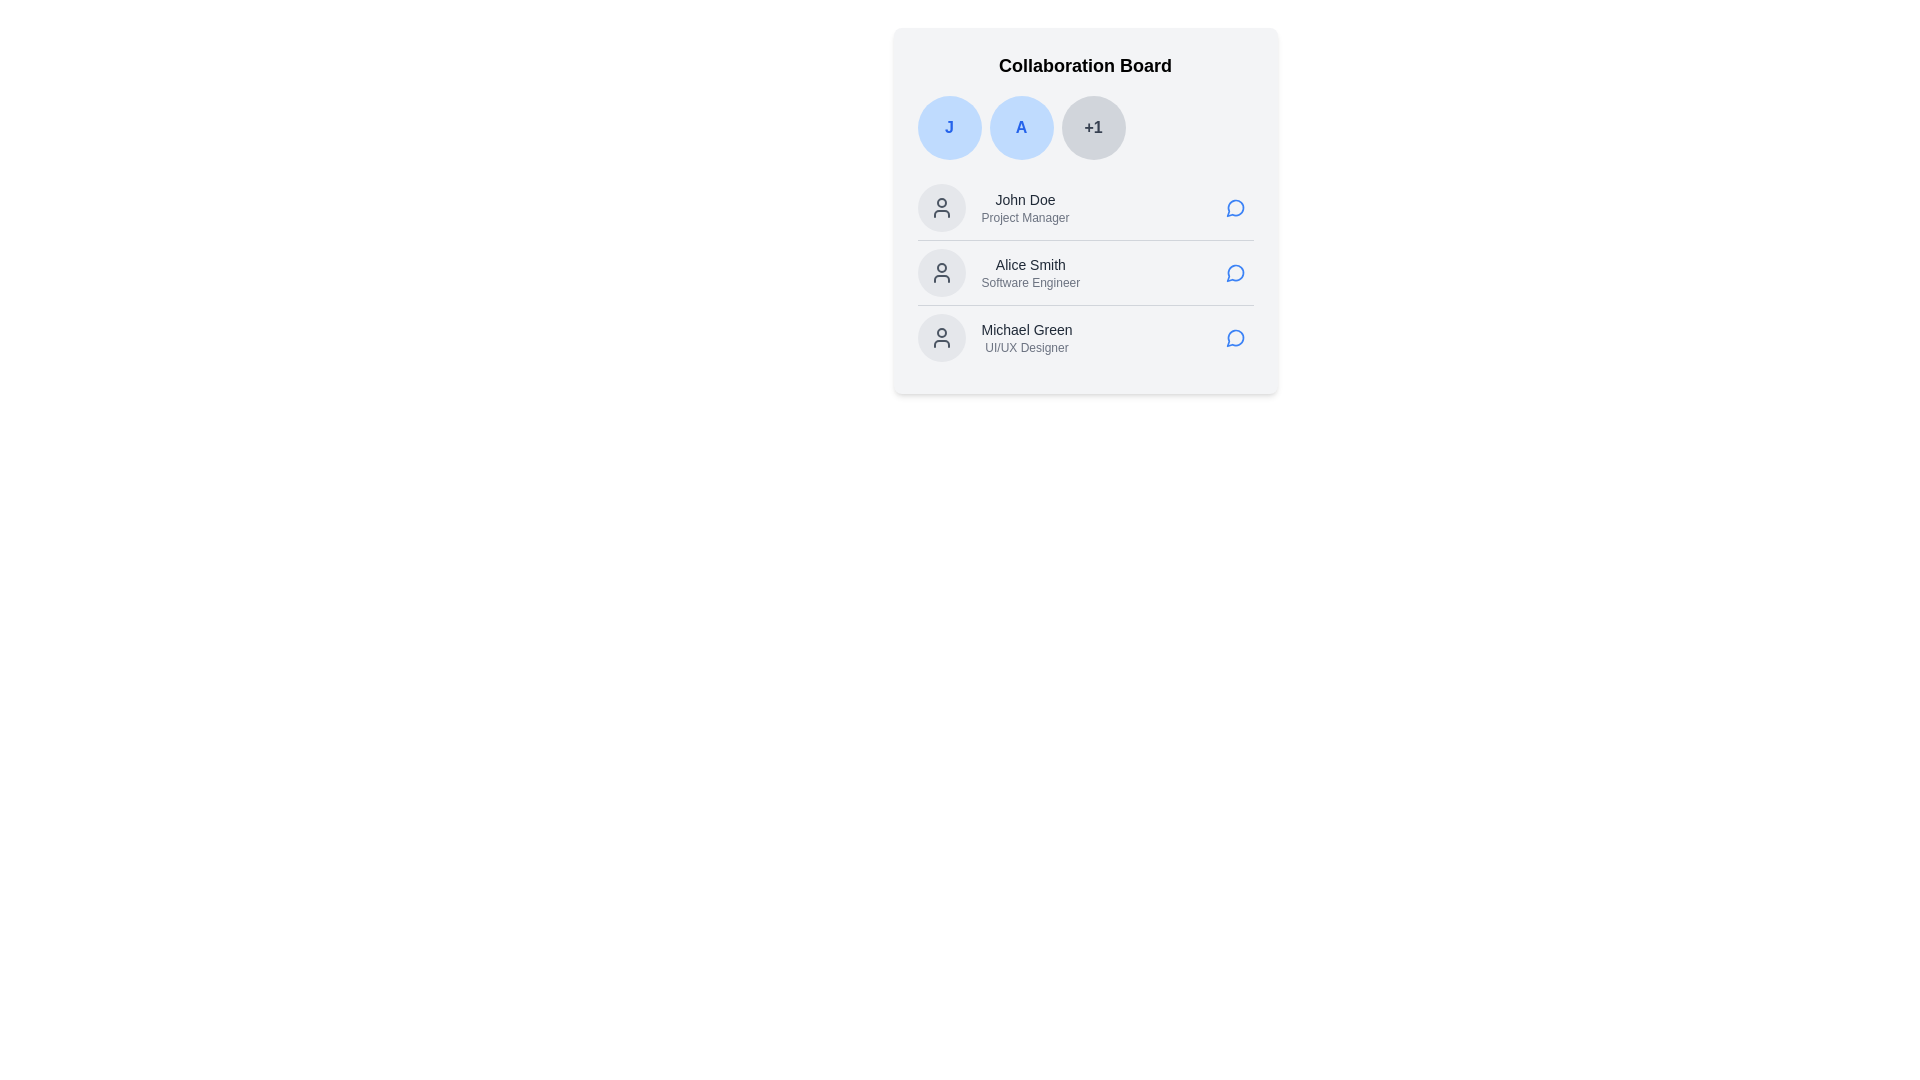 The image size is (1920, 1080). What do you see at coordinates (1234, 273) in the screenshot?
I see `the circular interactive button with a blue speech bubble icon located at the end of the 'Alice Smith Software Engineer' row` at bounding box center [1234, 273].